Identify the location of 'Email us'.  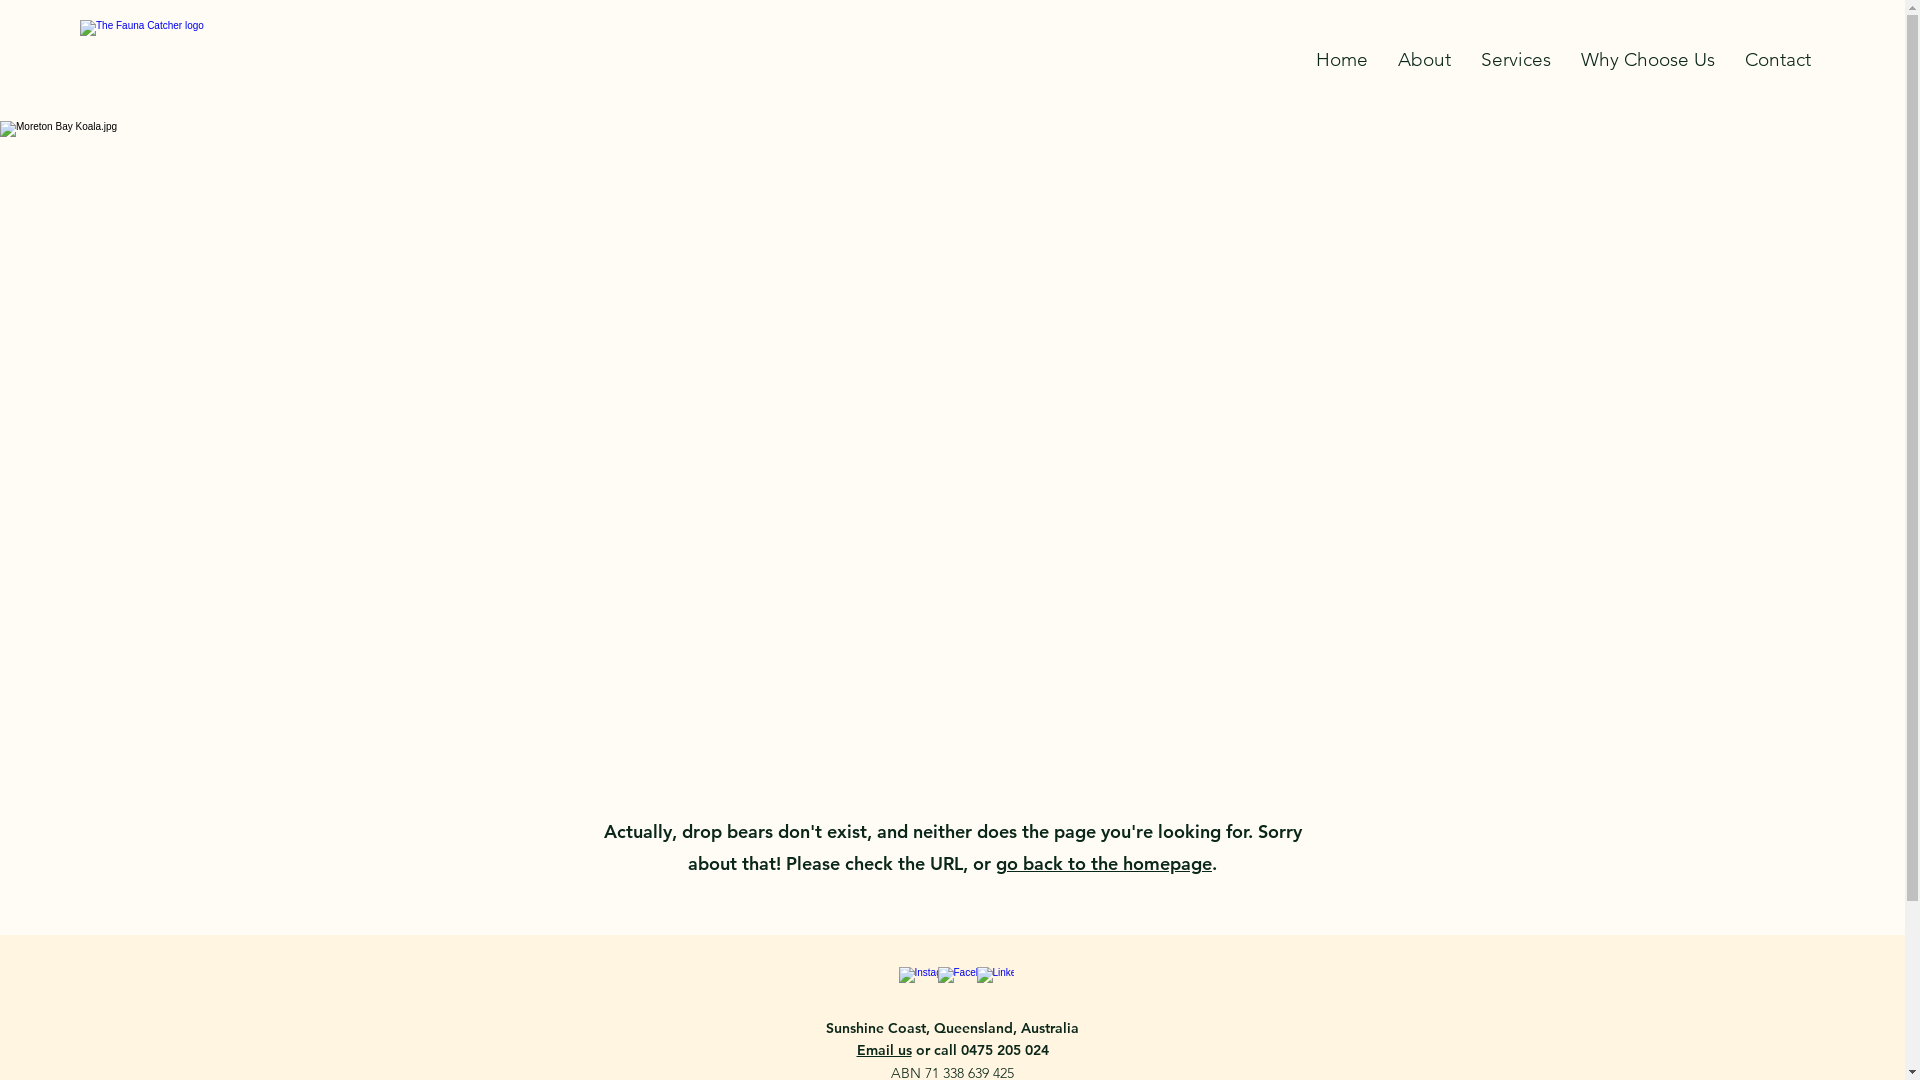
(882, 1048).